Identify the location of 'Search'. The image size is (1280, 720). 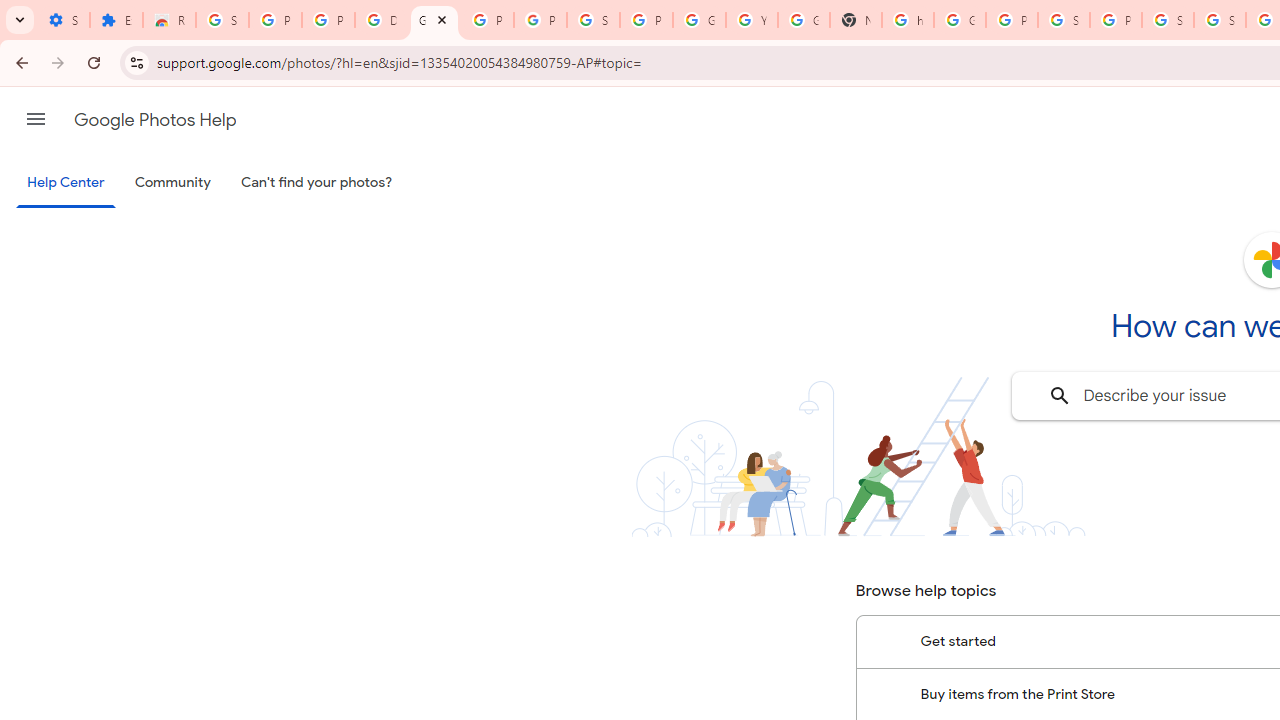
(1058, 396).